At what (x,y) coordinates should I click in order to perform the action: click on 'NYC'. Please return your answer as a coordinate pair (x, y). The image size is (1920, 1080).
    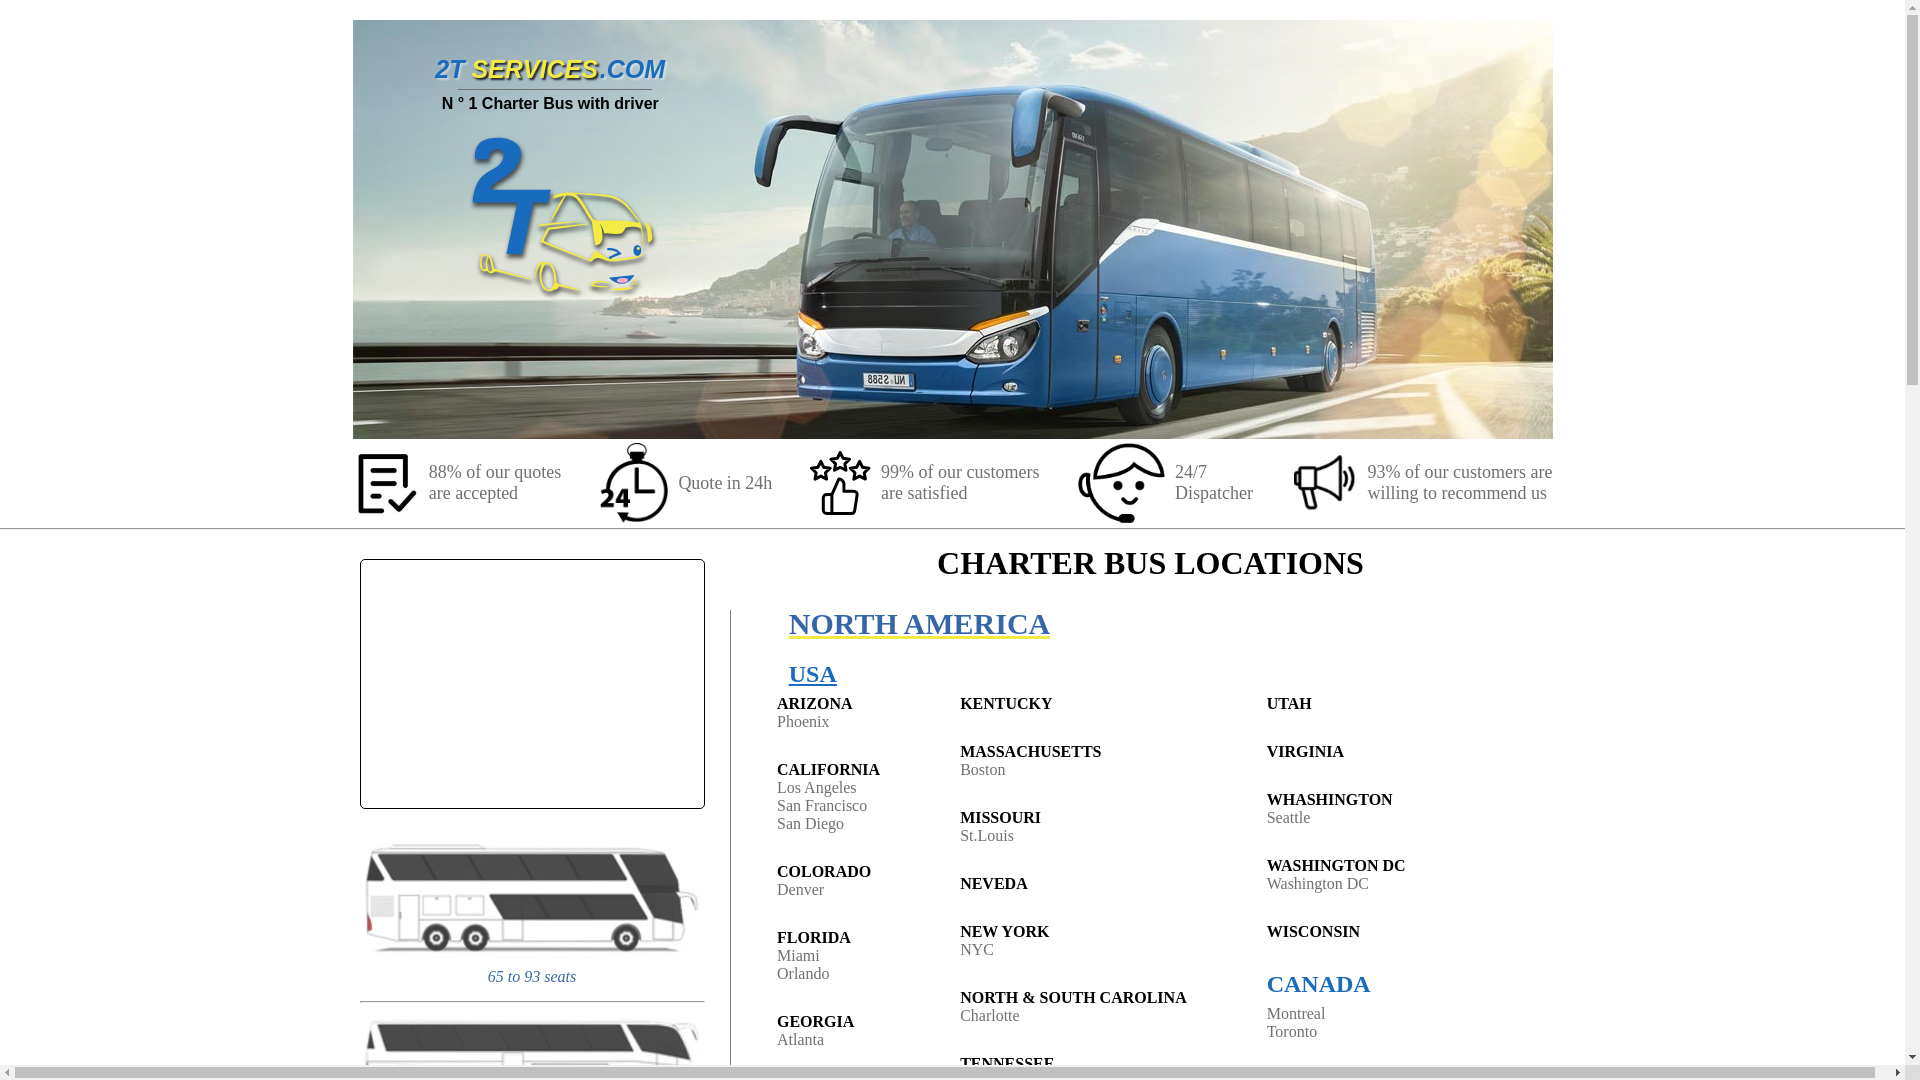
    Looking at the image, I should click on (977, 948).